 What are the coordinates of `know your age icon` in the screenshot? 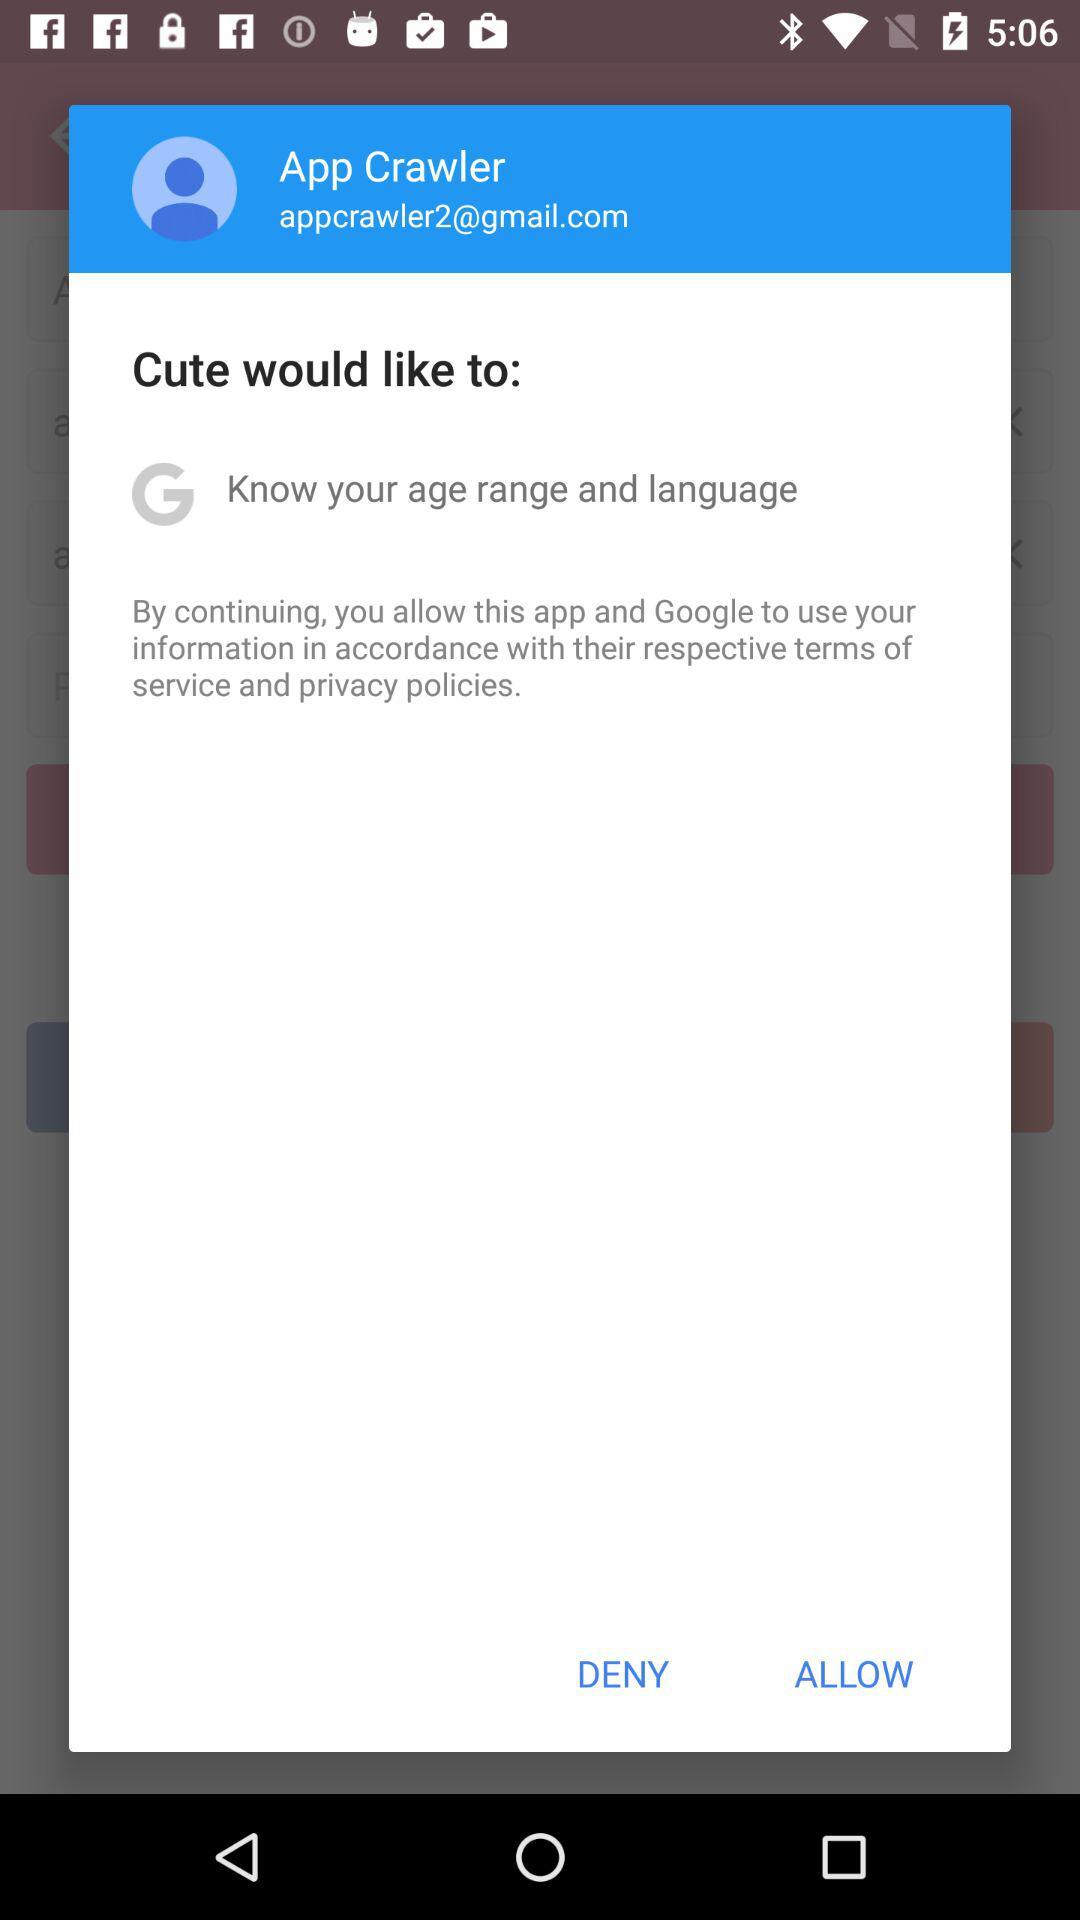 It's located at (511, 487).